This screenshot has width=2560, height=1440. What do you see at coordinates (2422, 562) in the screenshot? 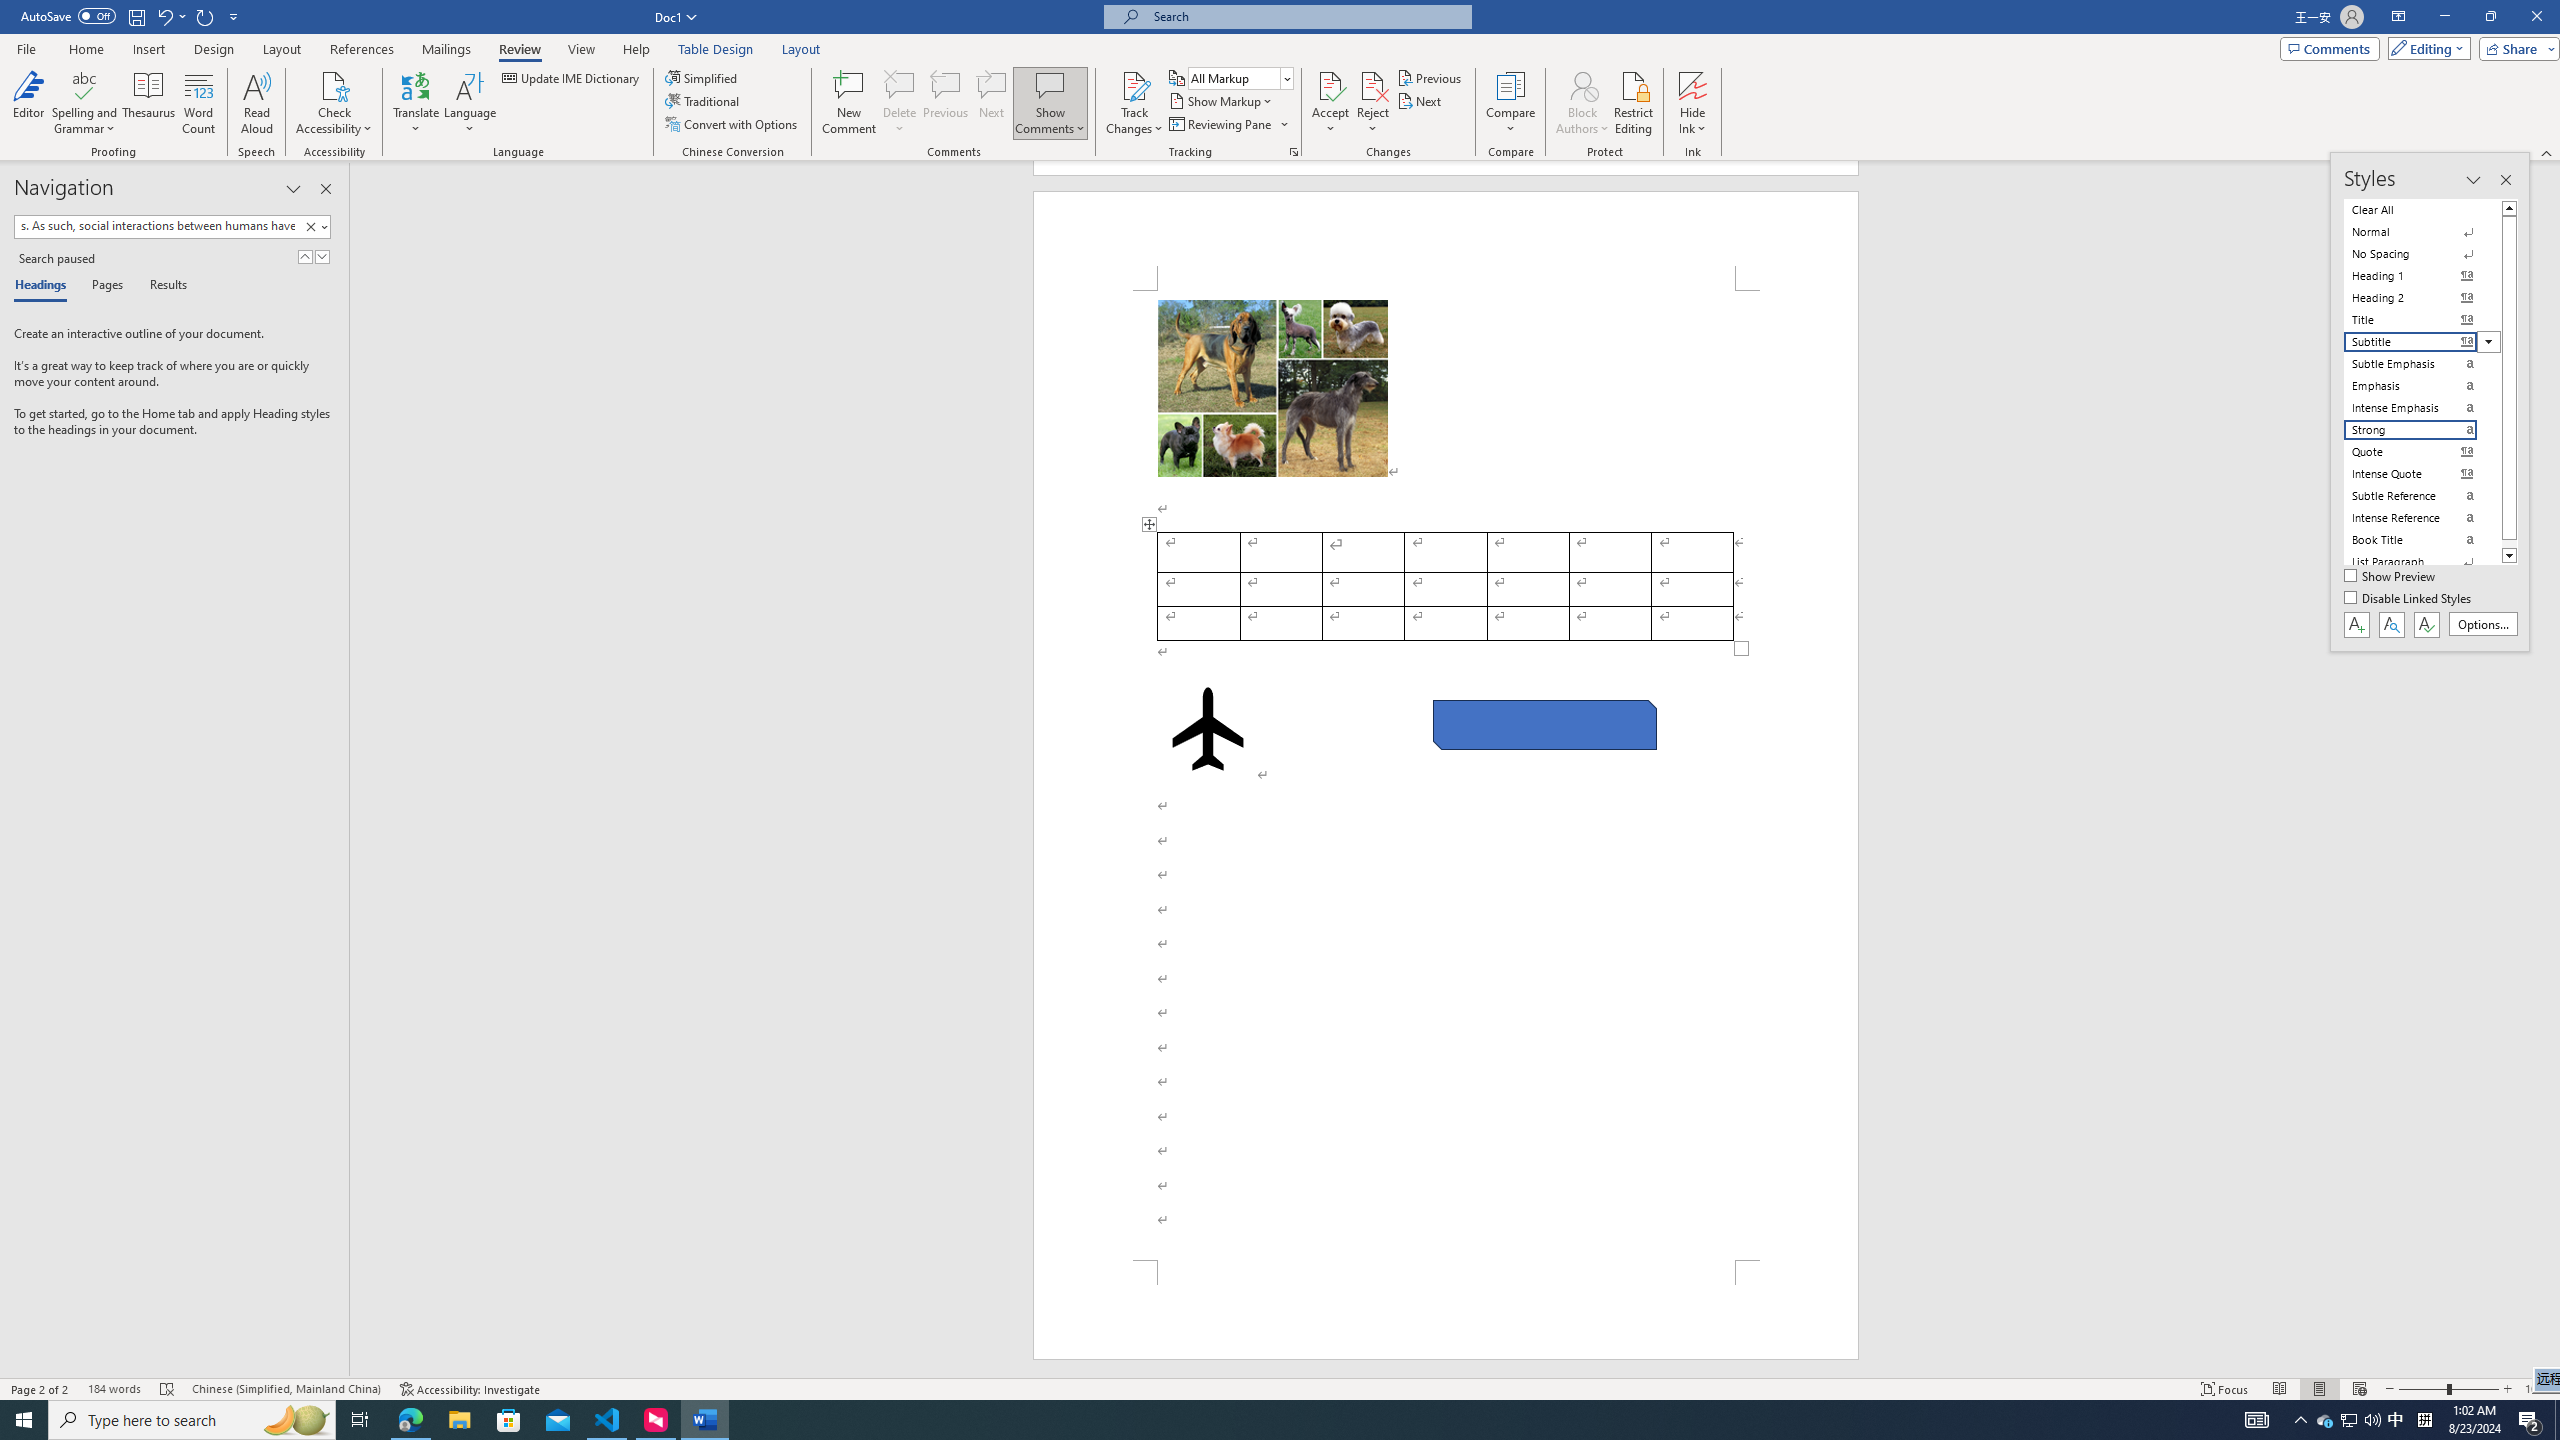
I see `'List Paragraph'` at bounding box center [2422, 562].